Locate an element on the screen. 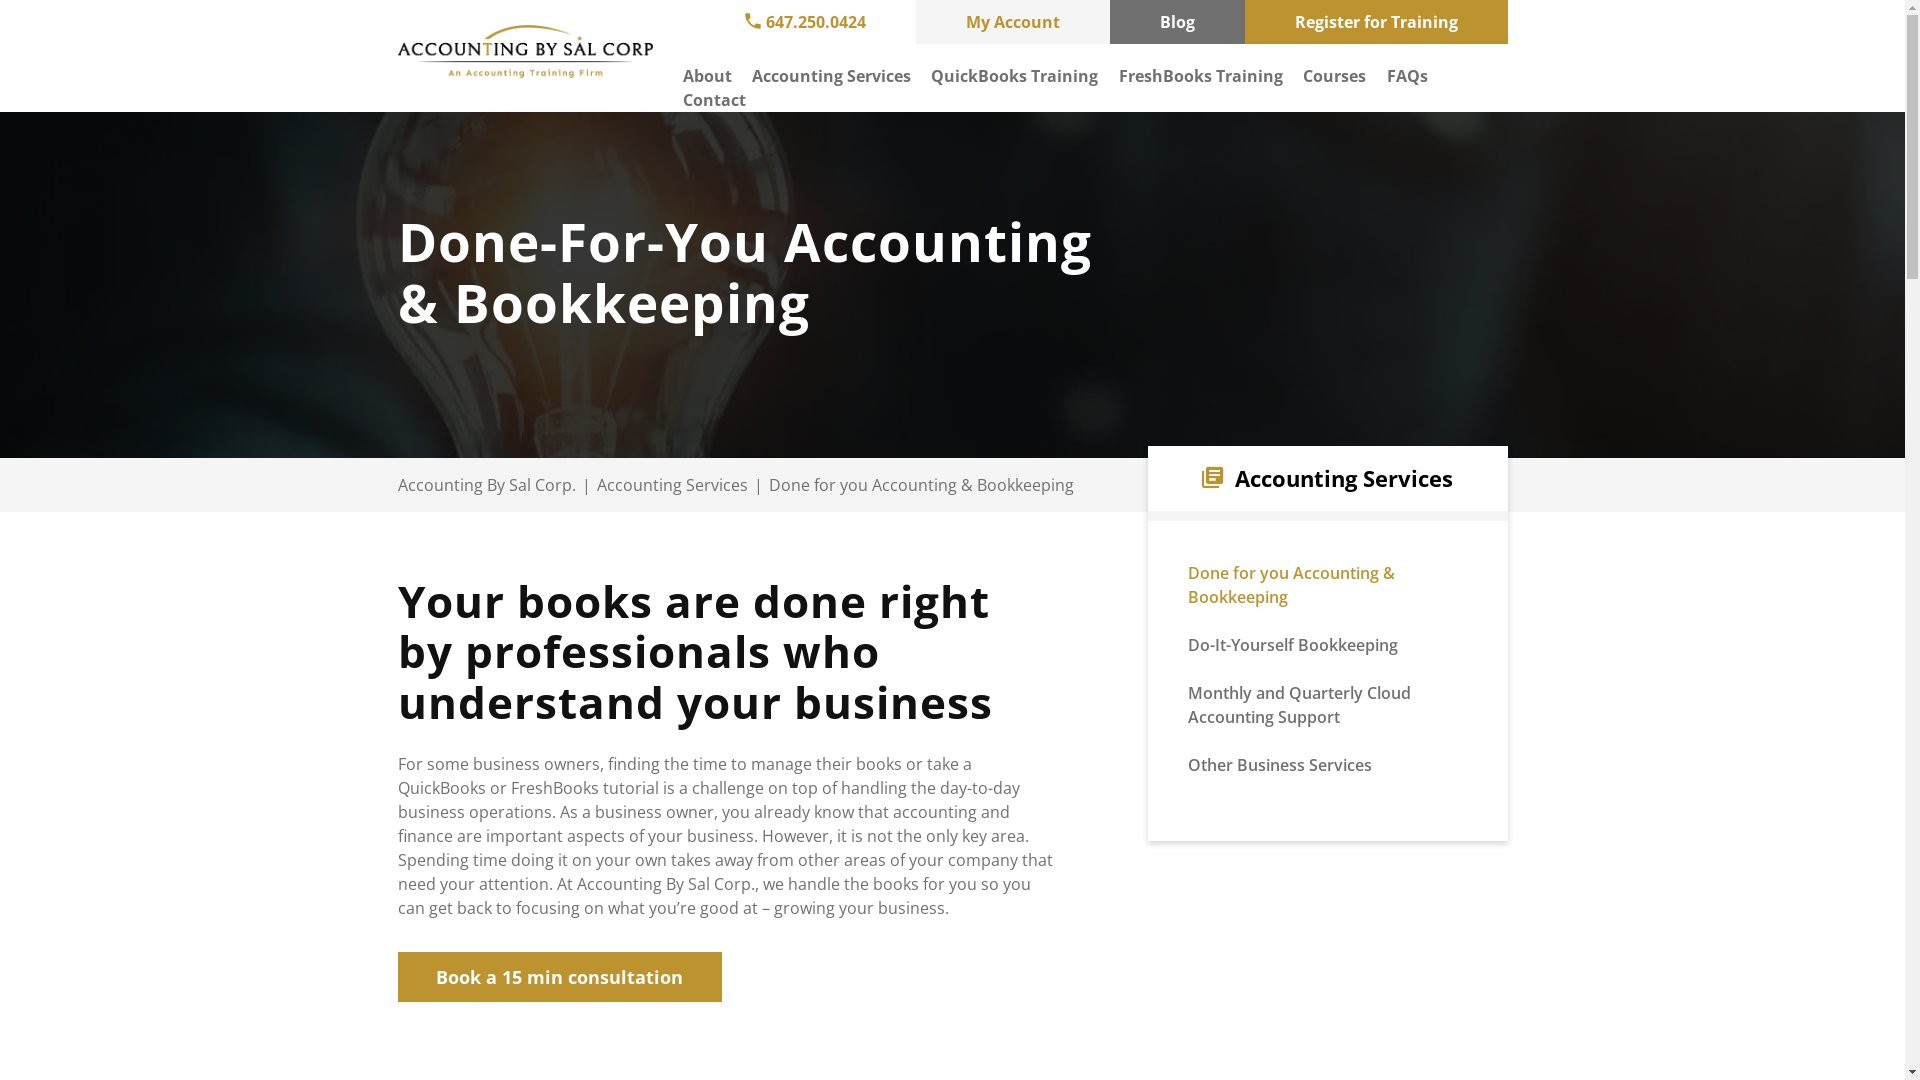  'FAQs' is located at coordinates (1386, 75).